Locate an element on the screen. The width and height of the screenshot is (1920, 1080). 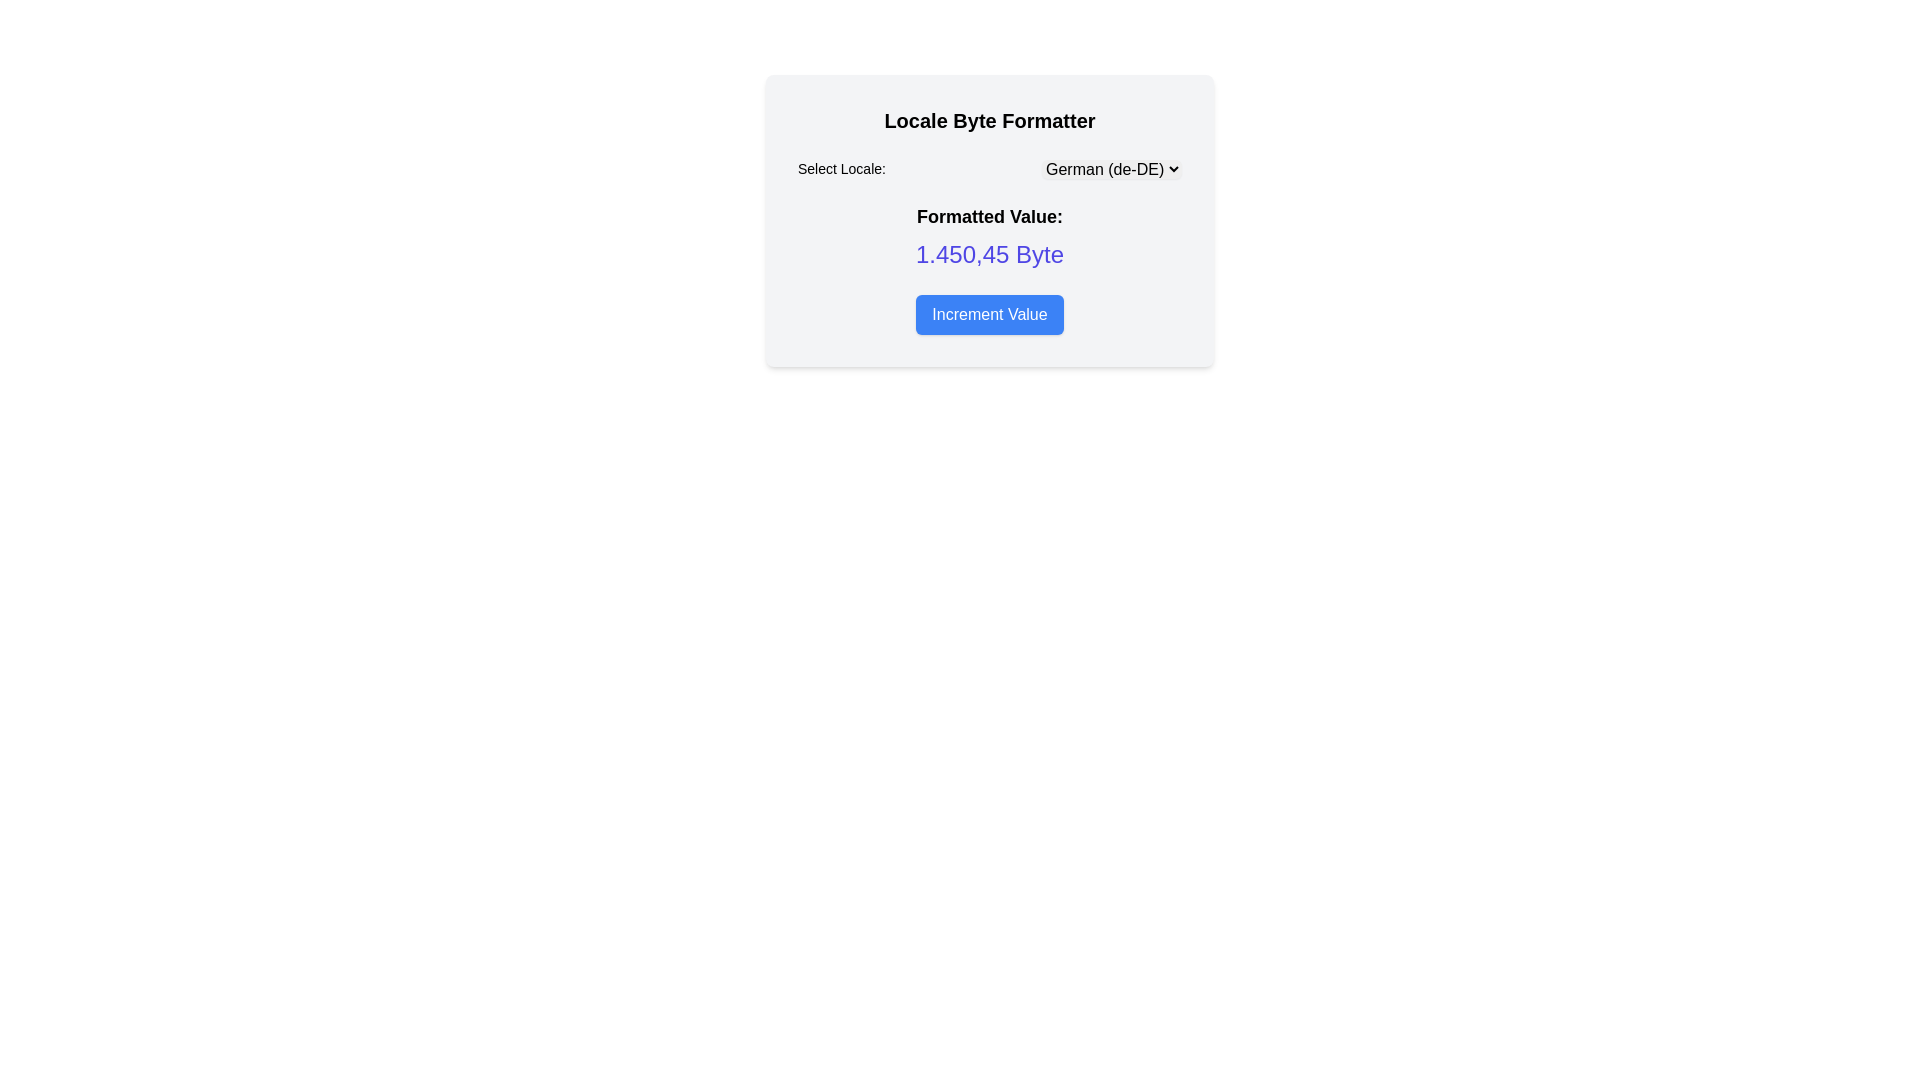
the static text display showing '1.450,45 Byte' which is positioned below the label 'Formatted Value:' in the application interface is located at coordinates (989, 253).